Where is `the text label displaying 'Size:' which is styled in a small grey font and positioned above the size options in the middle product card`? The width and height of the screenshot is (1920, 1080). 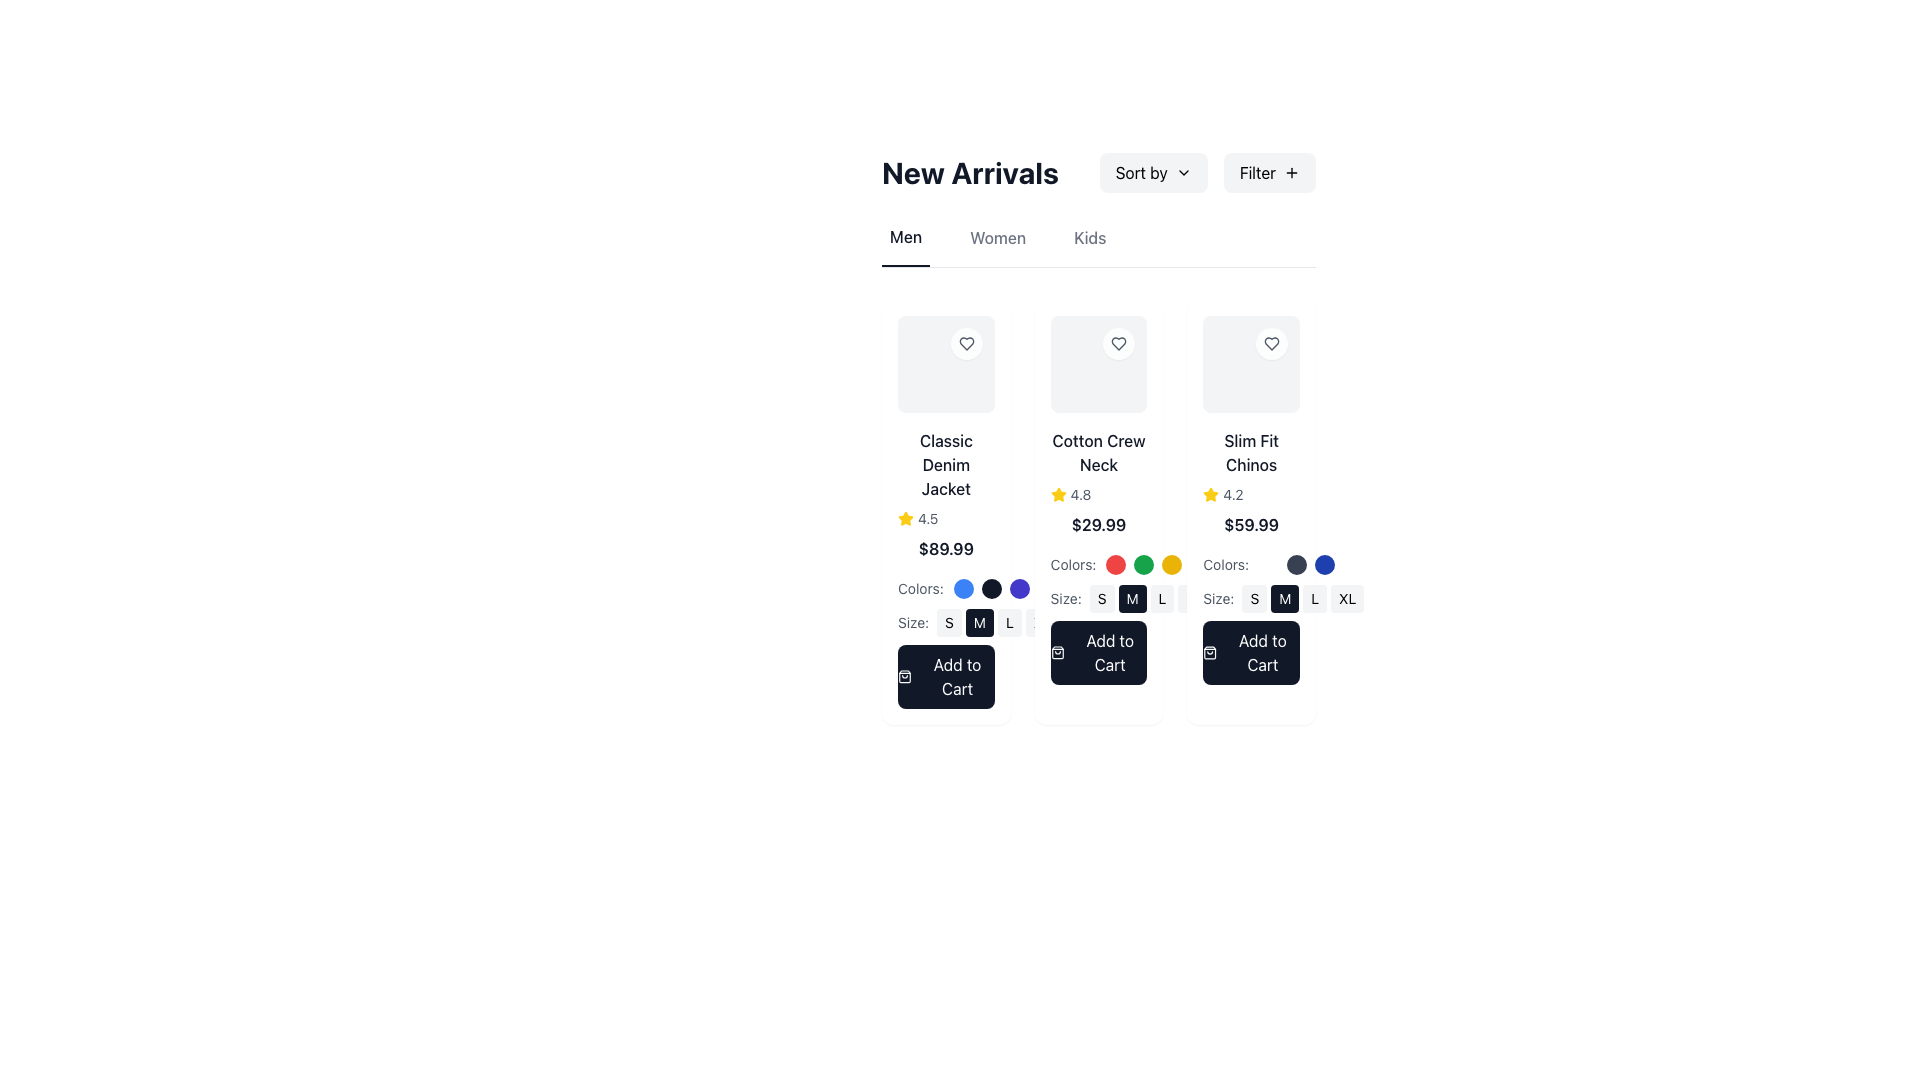 the text label displaying 'Size:' which is styled in a small grey font and positioned above the size options in the middle product card is located at coordinates (1065, 597).